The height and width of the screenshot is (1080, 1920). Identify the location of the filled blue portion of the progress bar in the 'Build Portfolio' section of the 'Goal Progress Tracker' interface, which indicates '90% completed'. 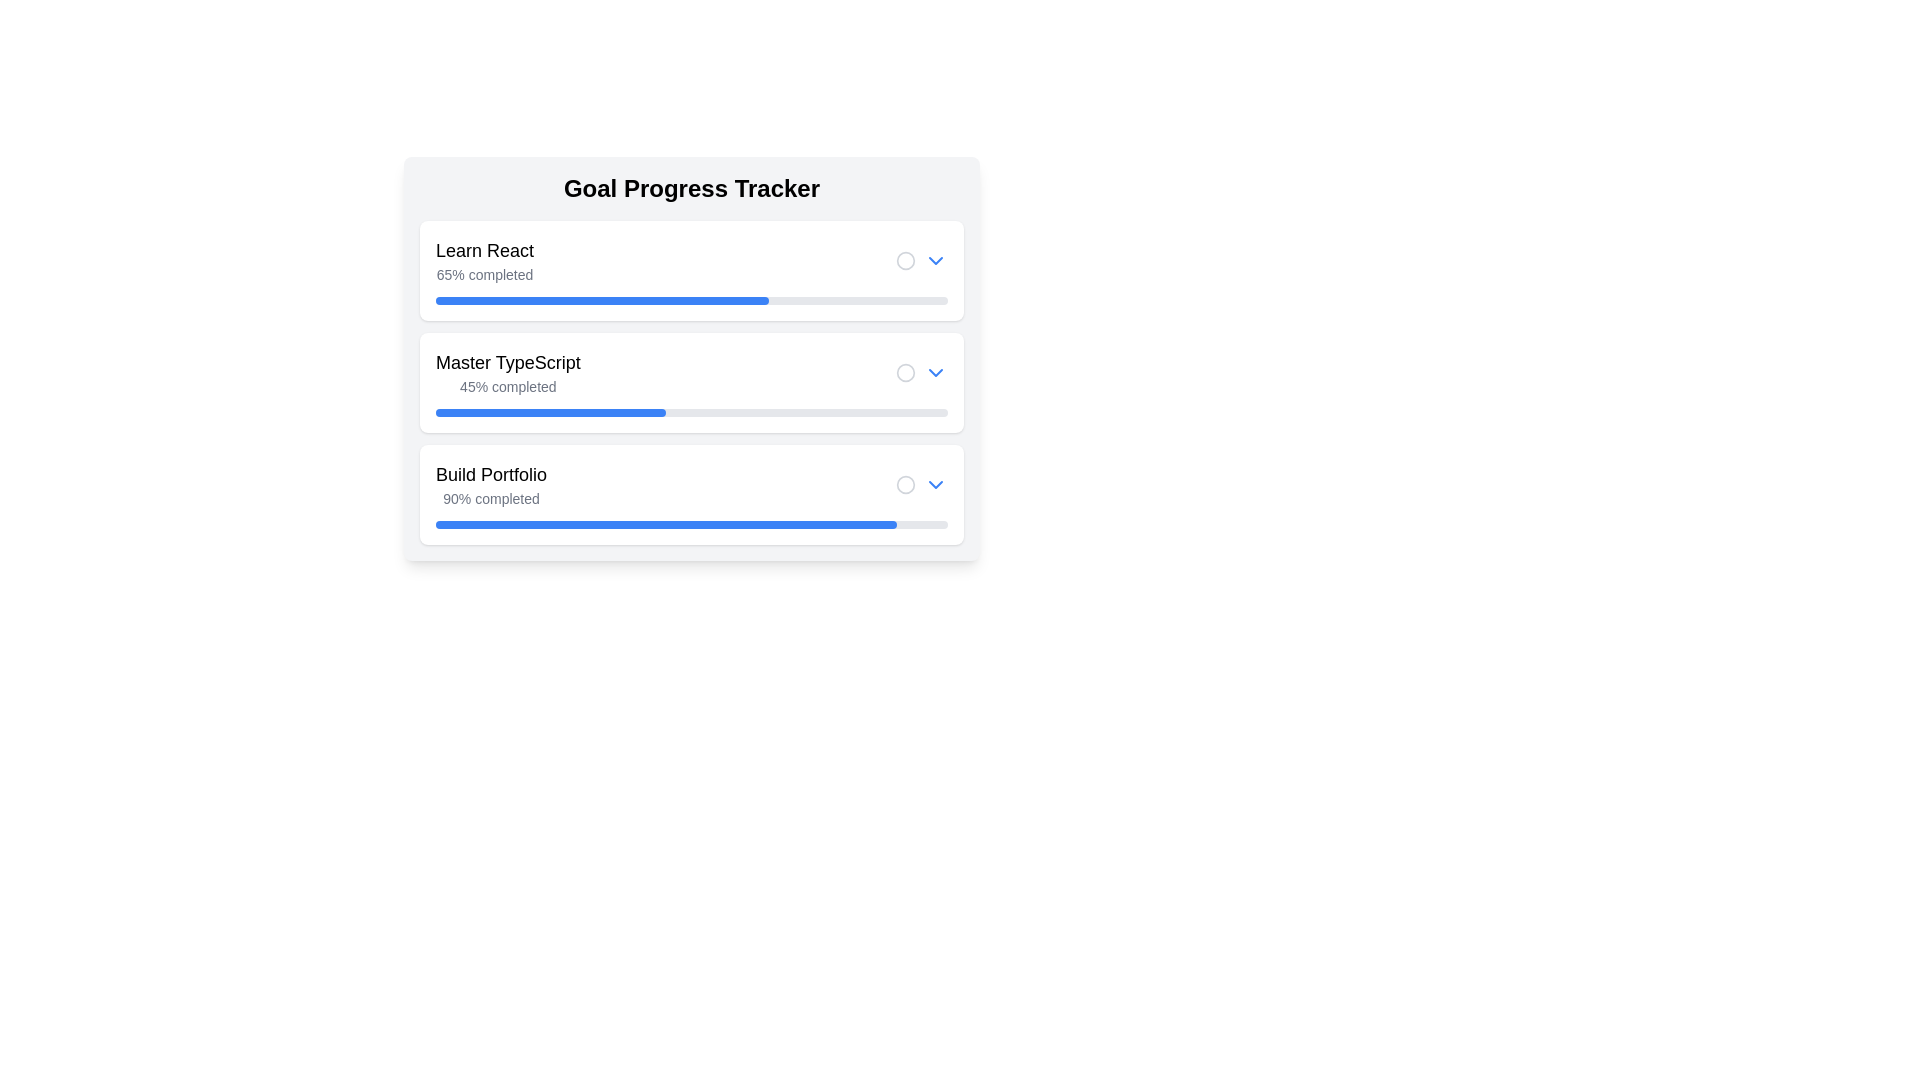
(666, 523).